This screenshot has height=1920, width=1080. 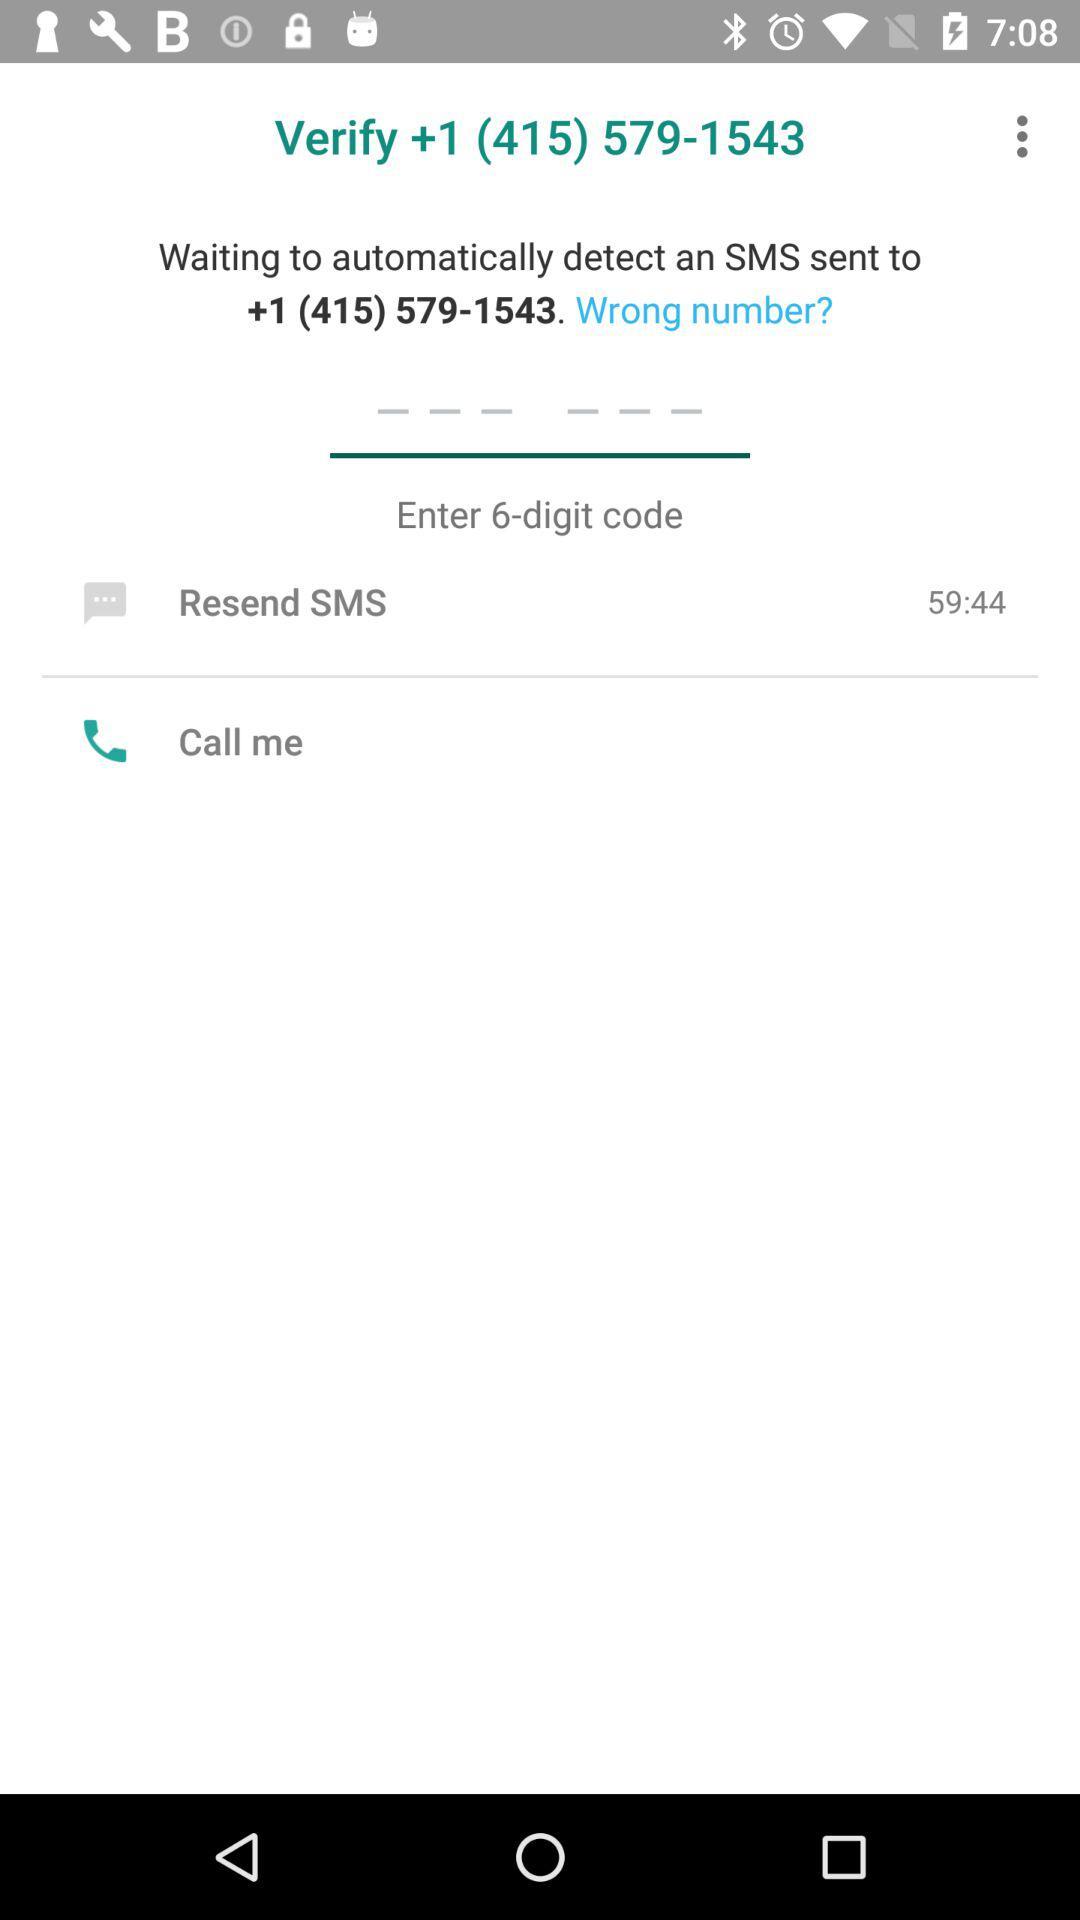 I want to click on icon next to the verify 1 415, so click(x=1027, y=135).